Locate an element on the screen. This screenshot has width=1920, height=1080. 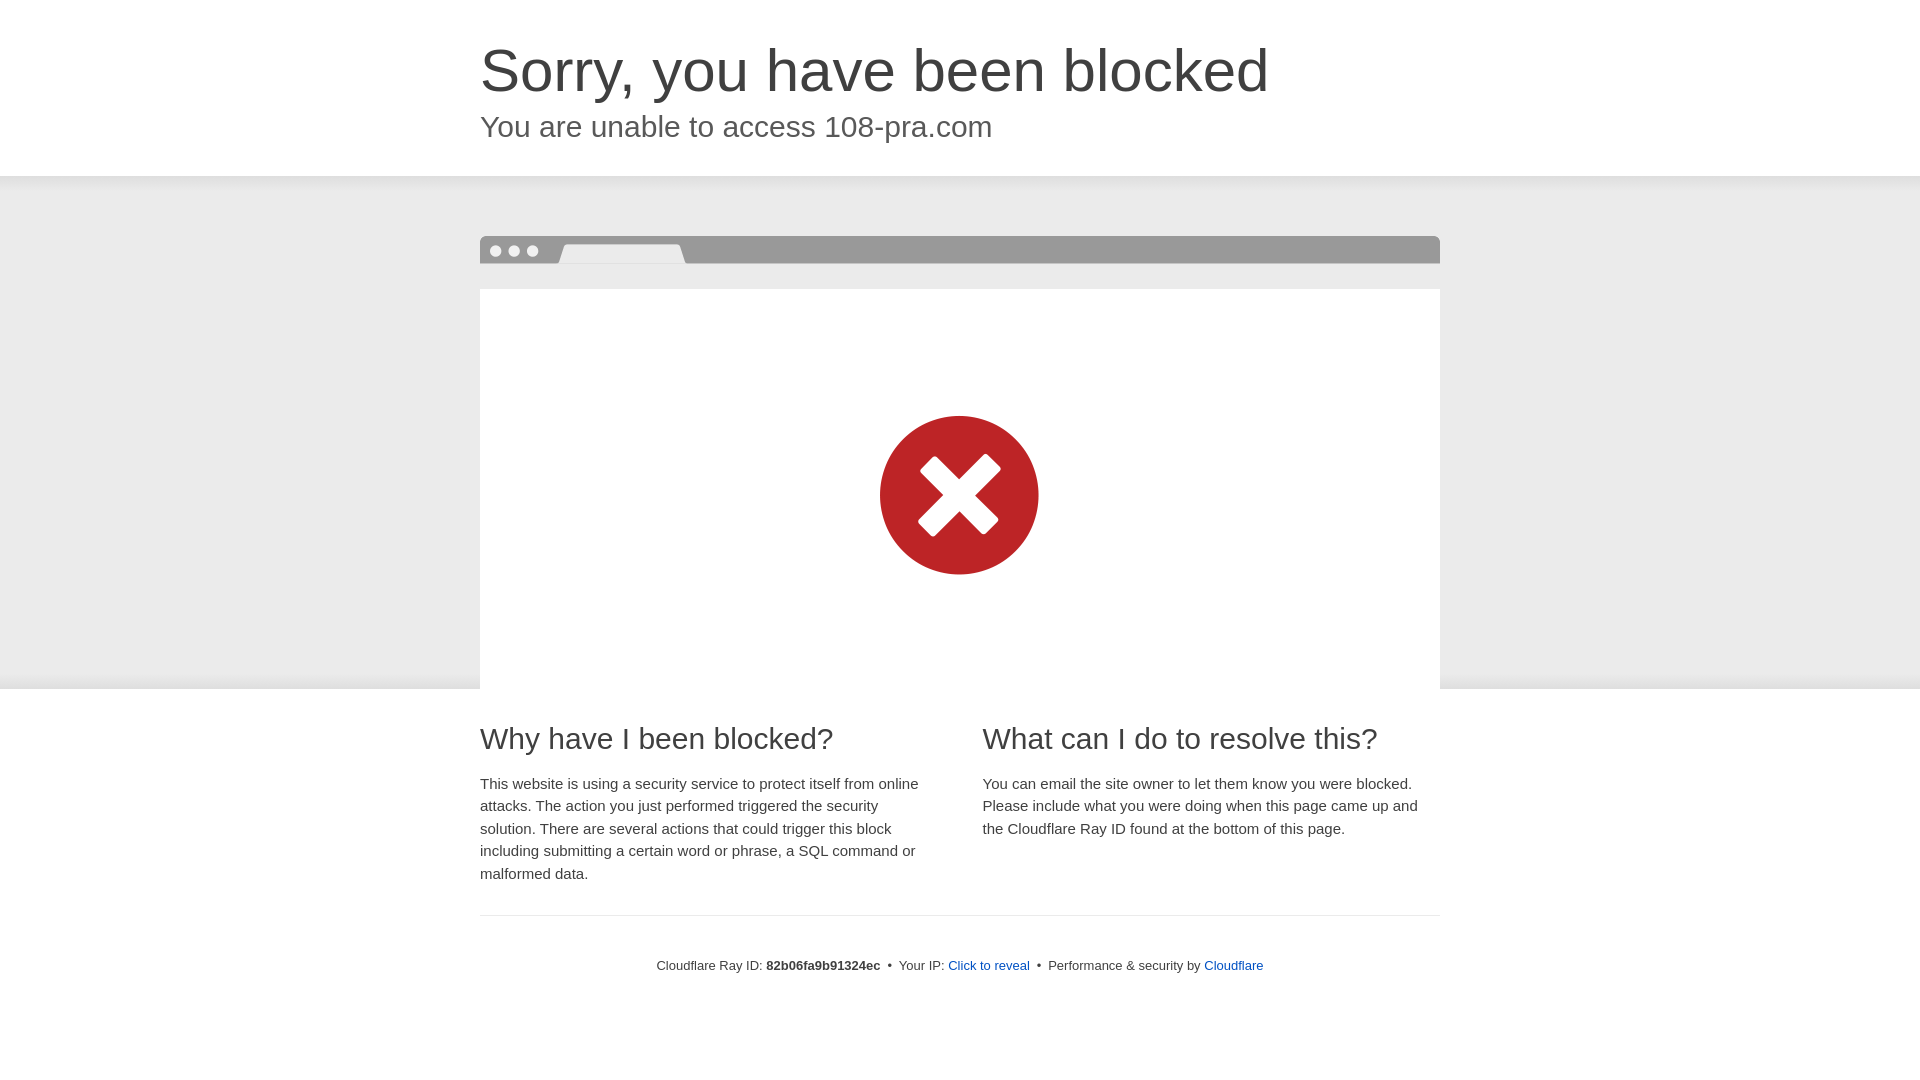
'Click to reveal' is located at coordinates (988, 964).